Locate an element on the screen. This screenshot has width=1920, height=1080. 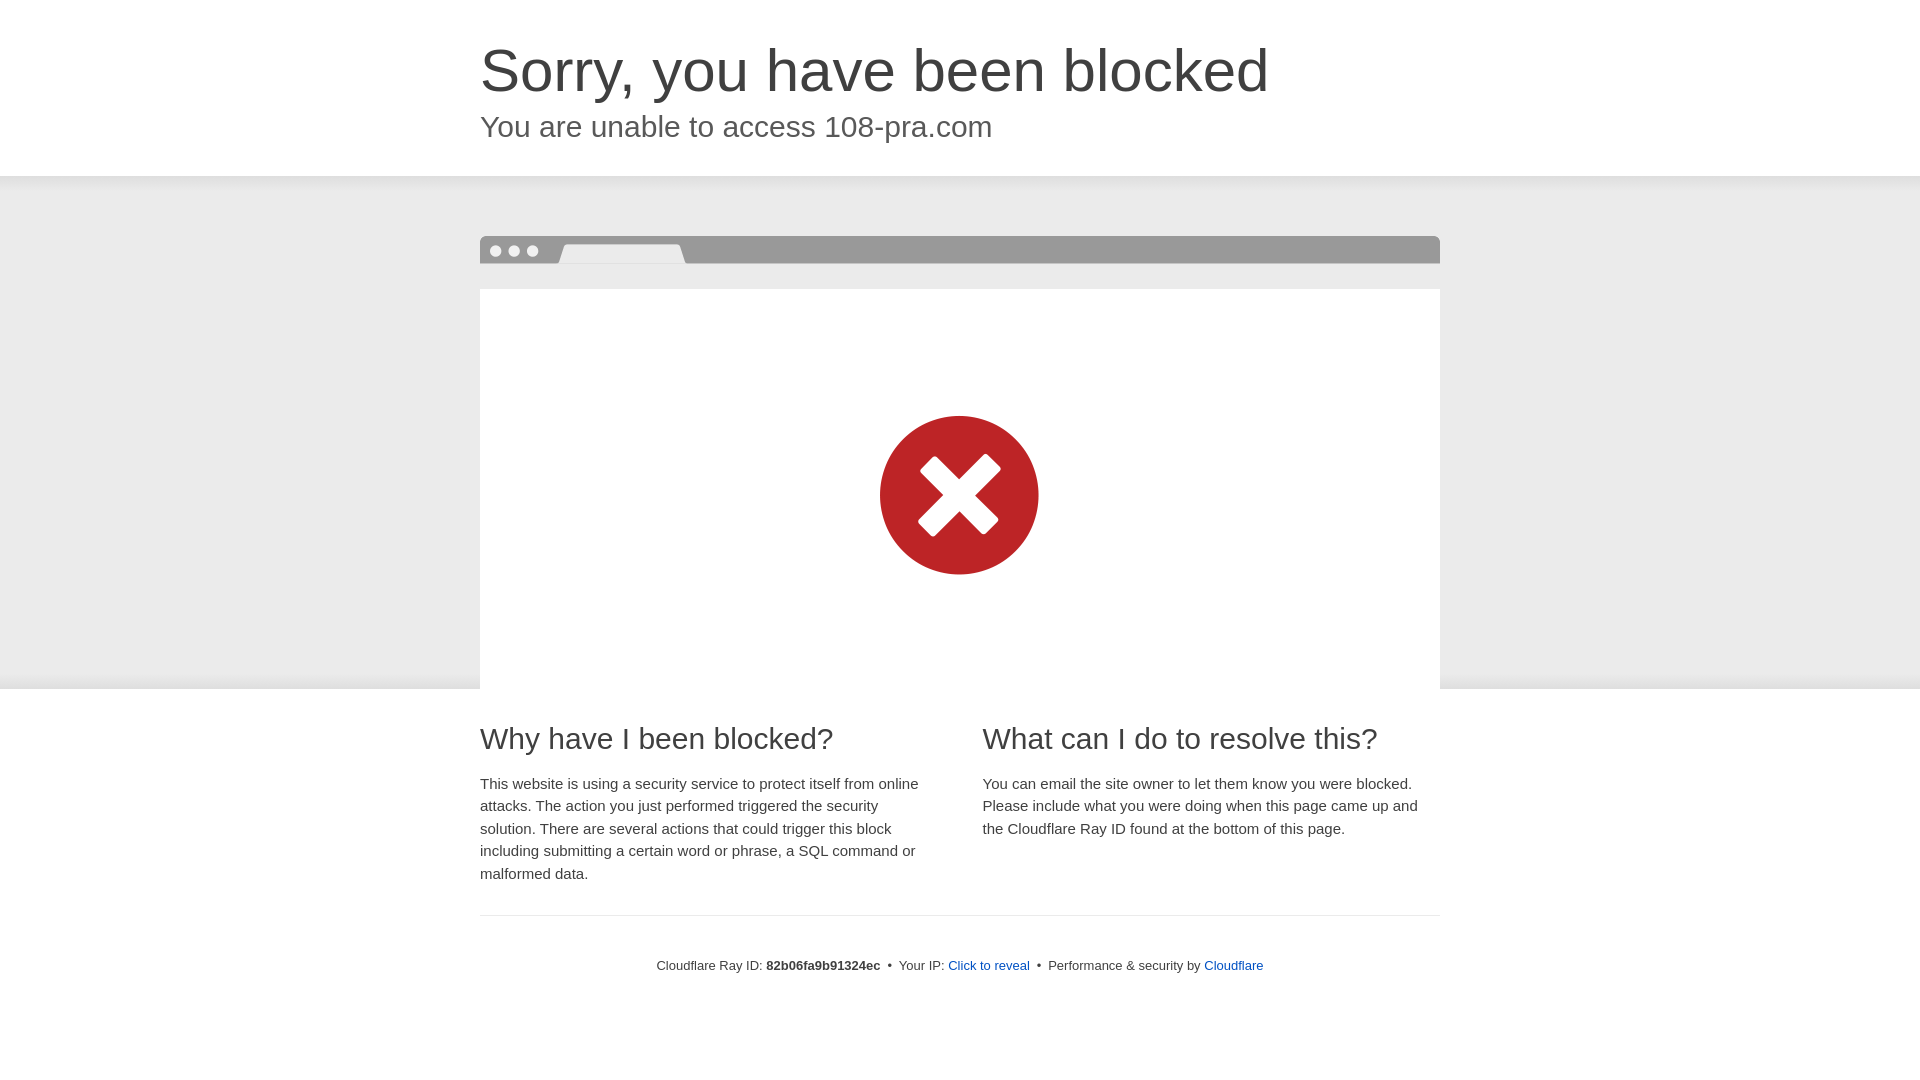
'Click to reveal' is located at coordinates (988, 964).